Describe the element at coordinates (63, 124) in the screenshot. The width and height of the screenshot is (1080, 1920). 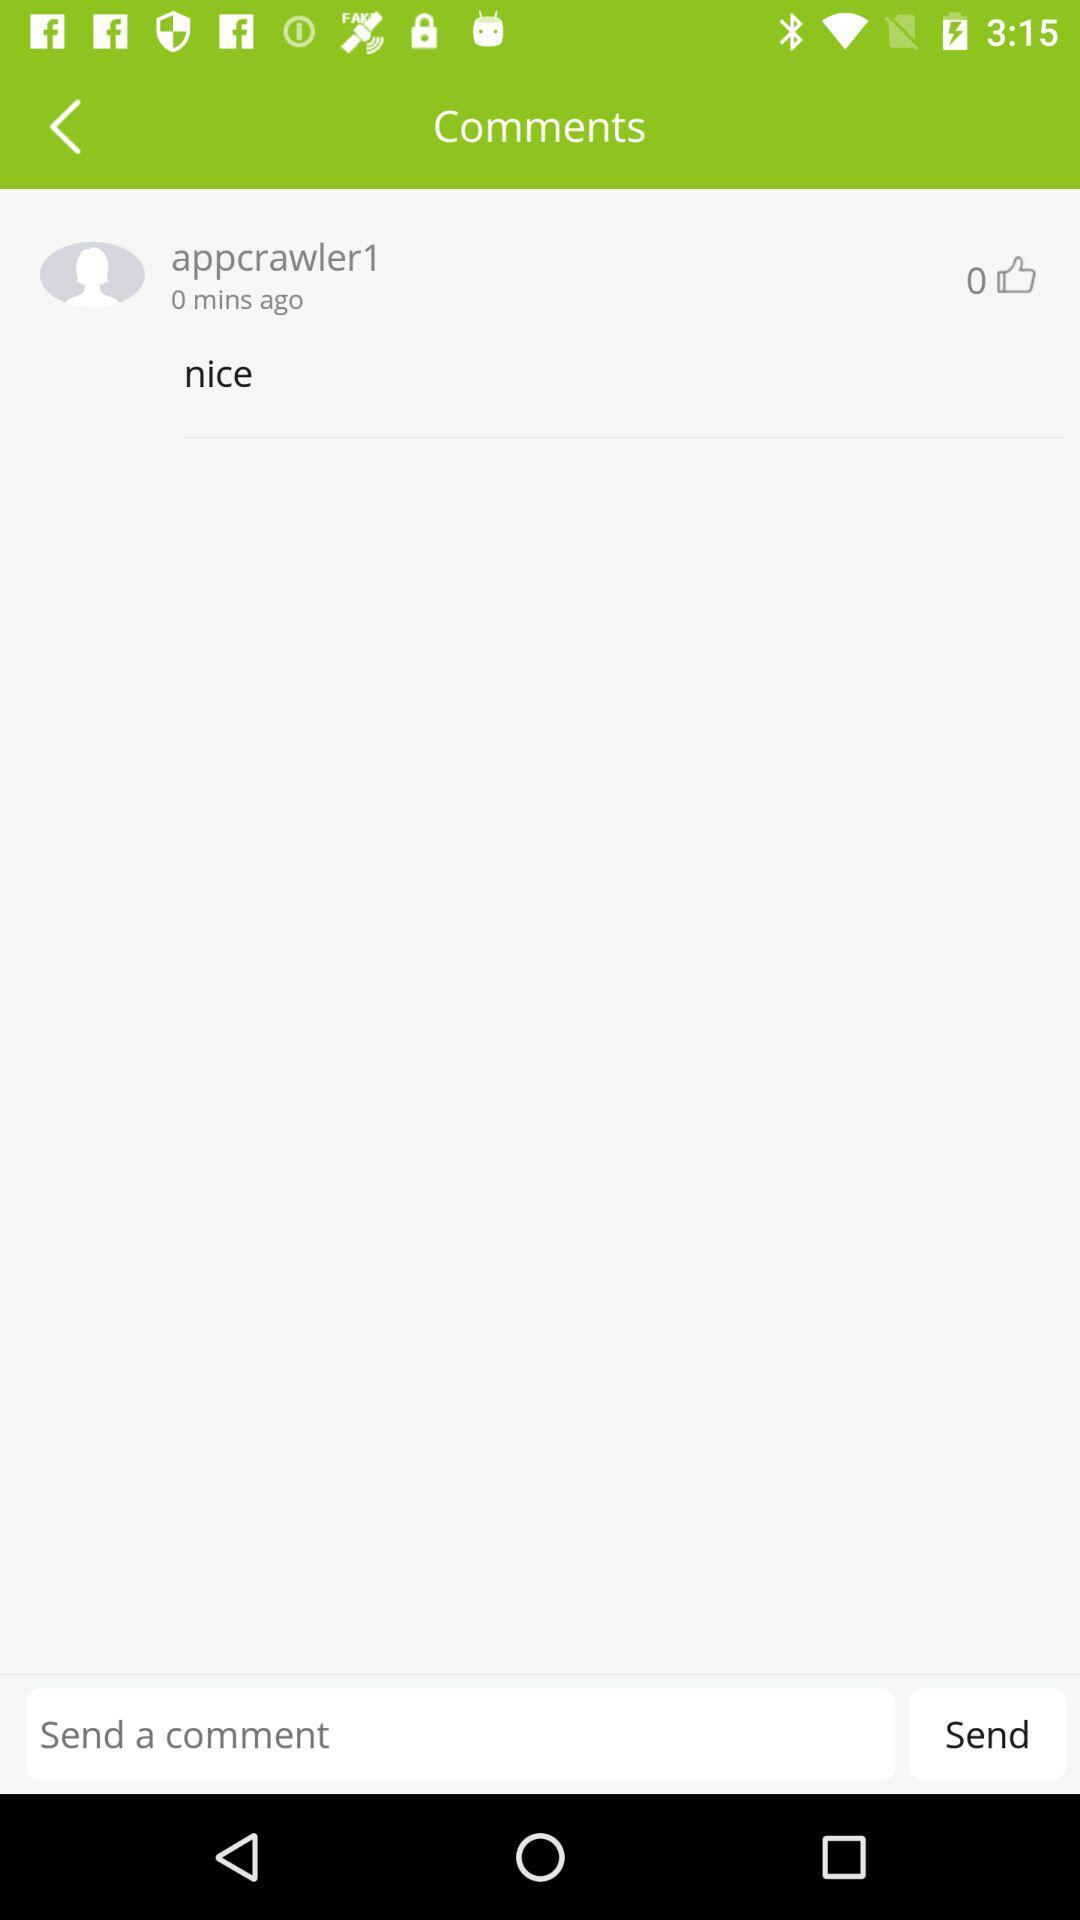
I see `icon to the left of comments icon` at that location.